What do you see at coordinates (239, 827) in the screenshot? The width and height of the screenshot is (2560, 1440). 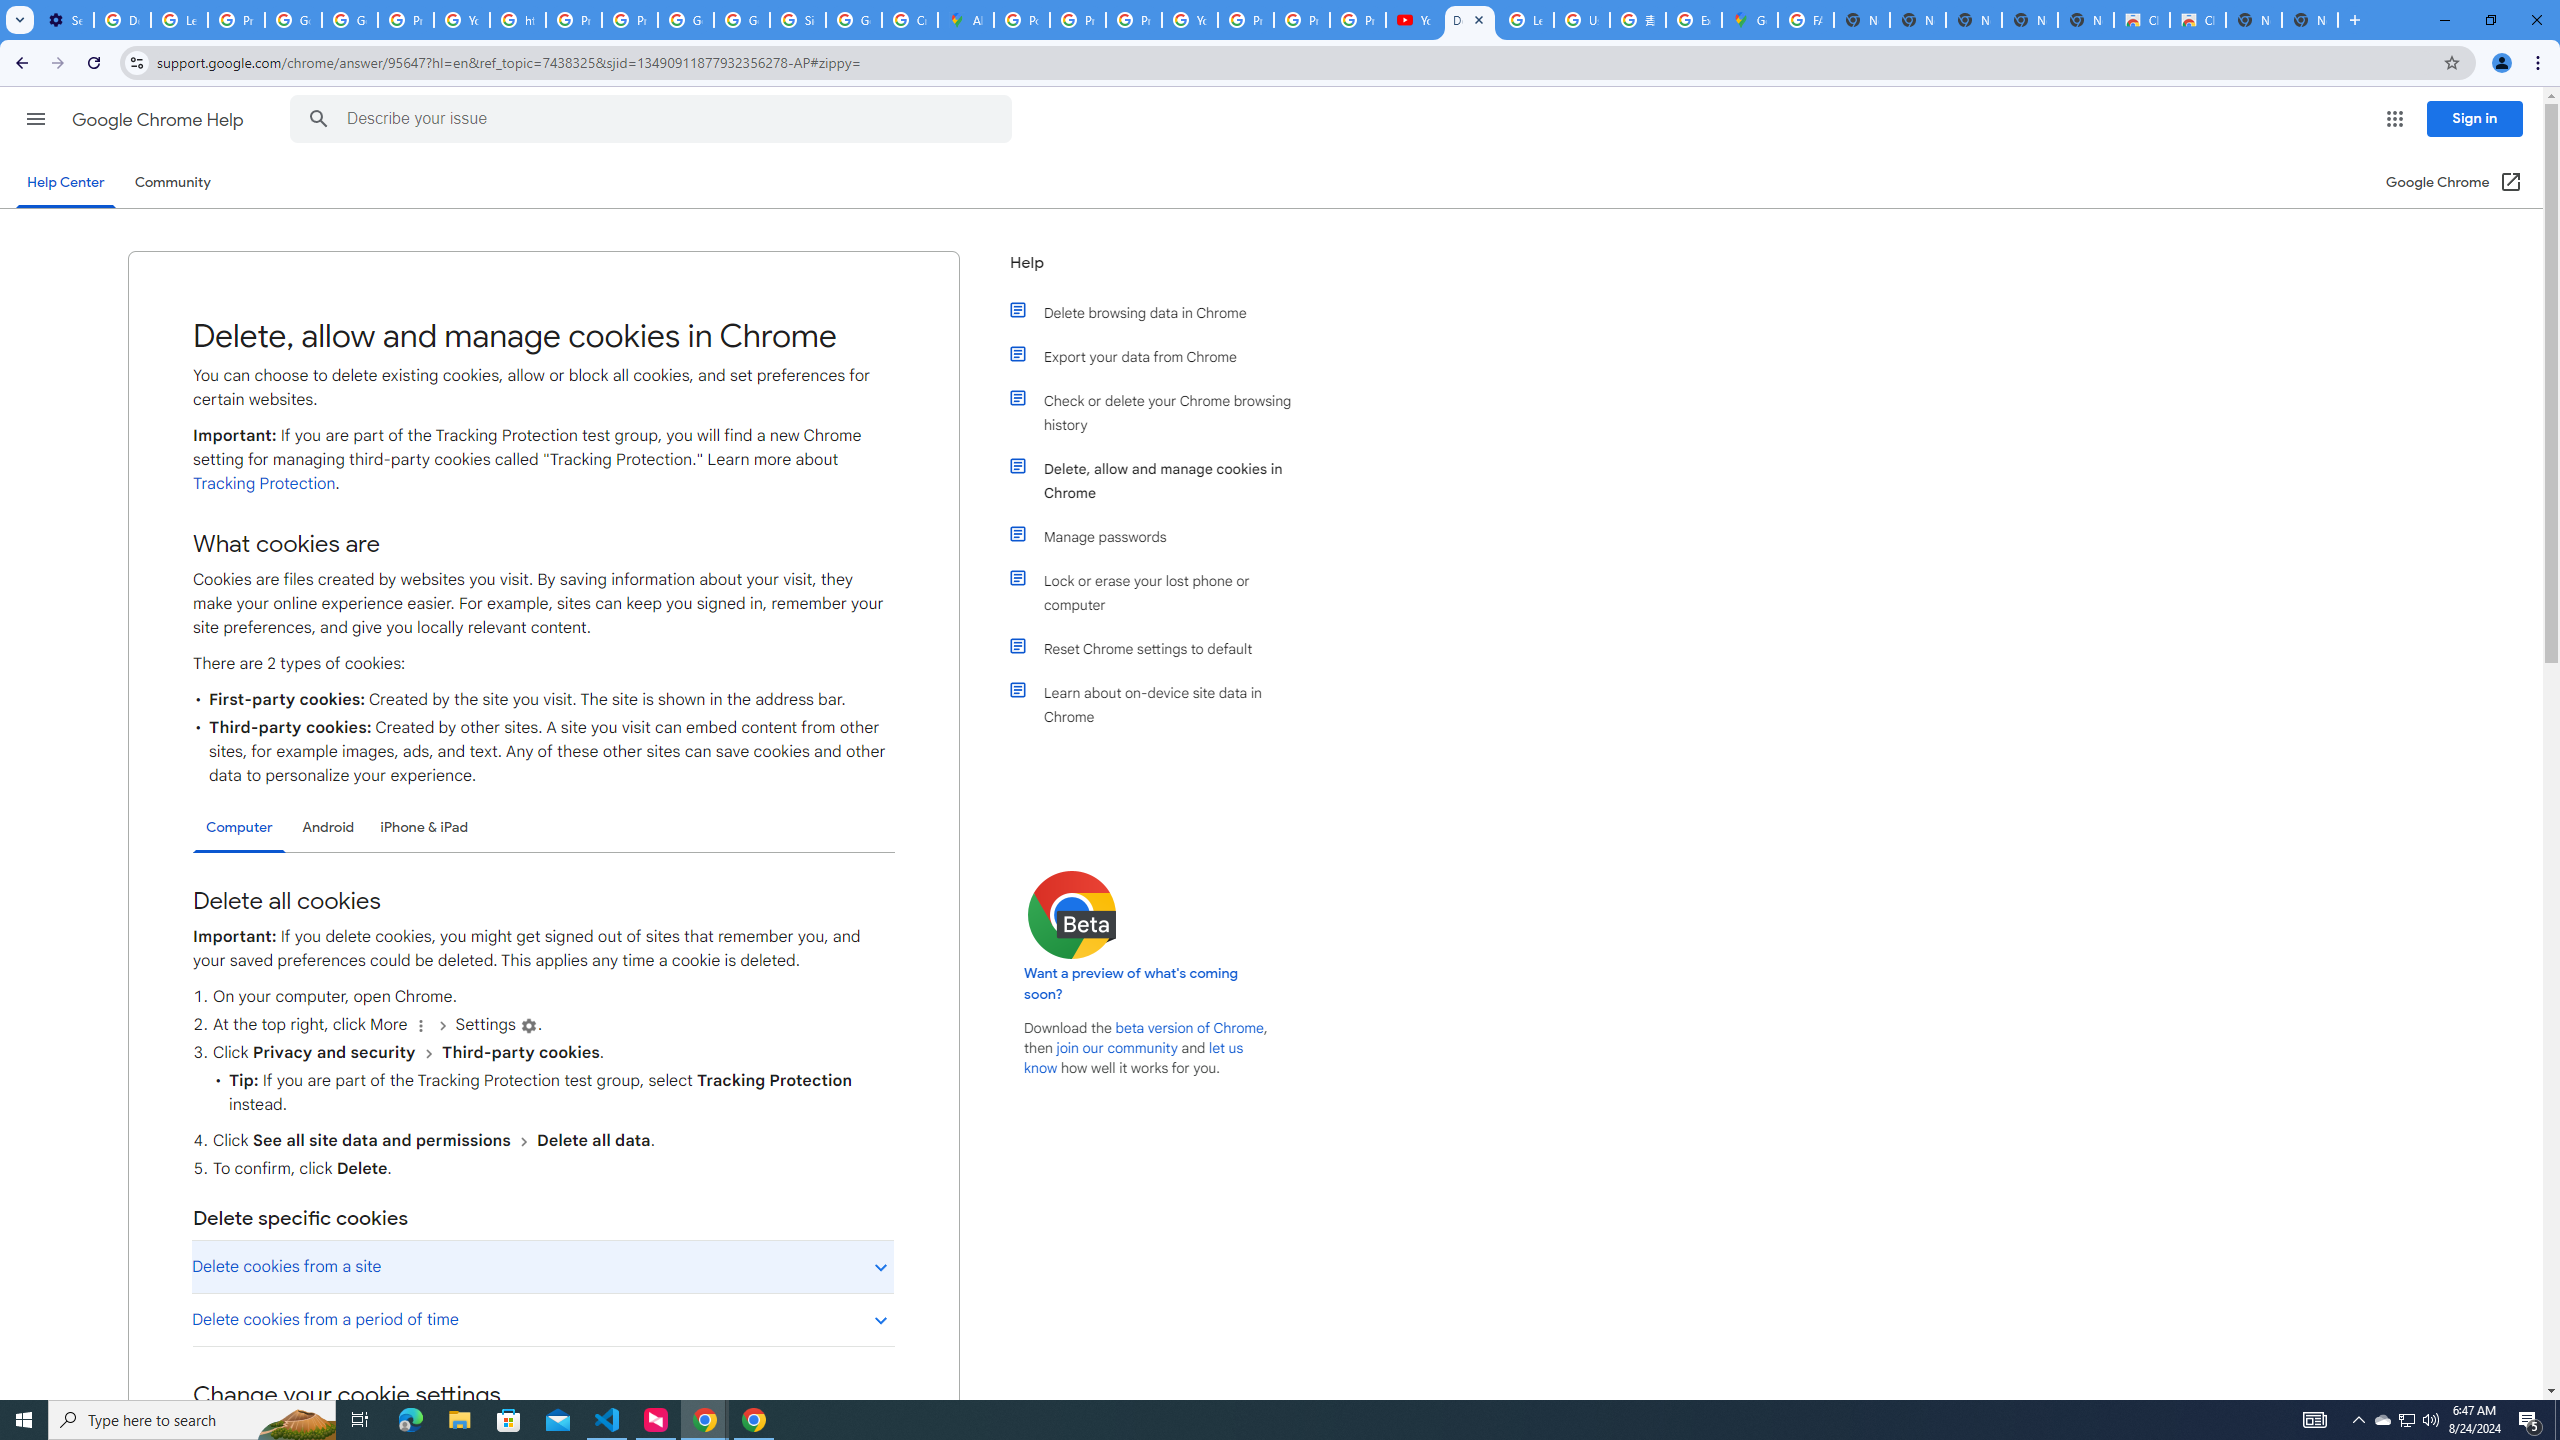 I see `'Computer'` at bounding box center [239, 827].